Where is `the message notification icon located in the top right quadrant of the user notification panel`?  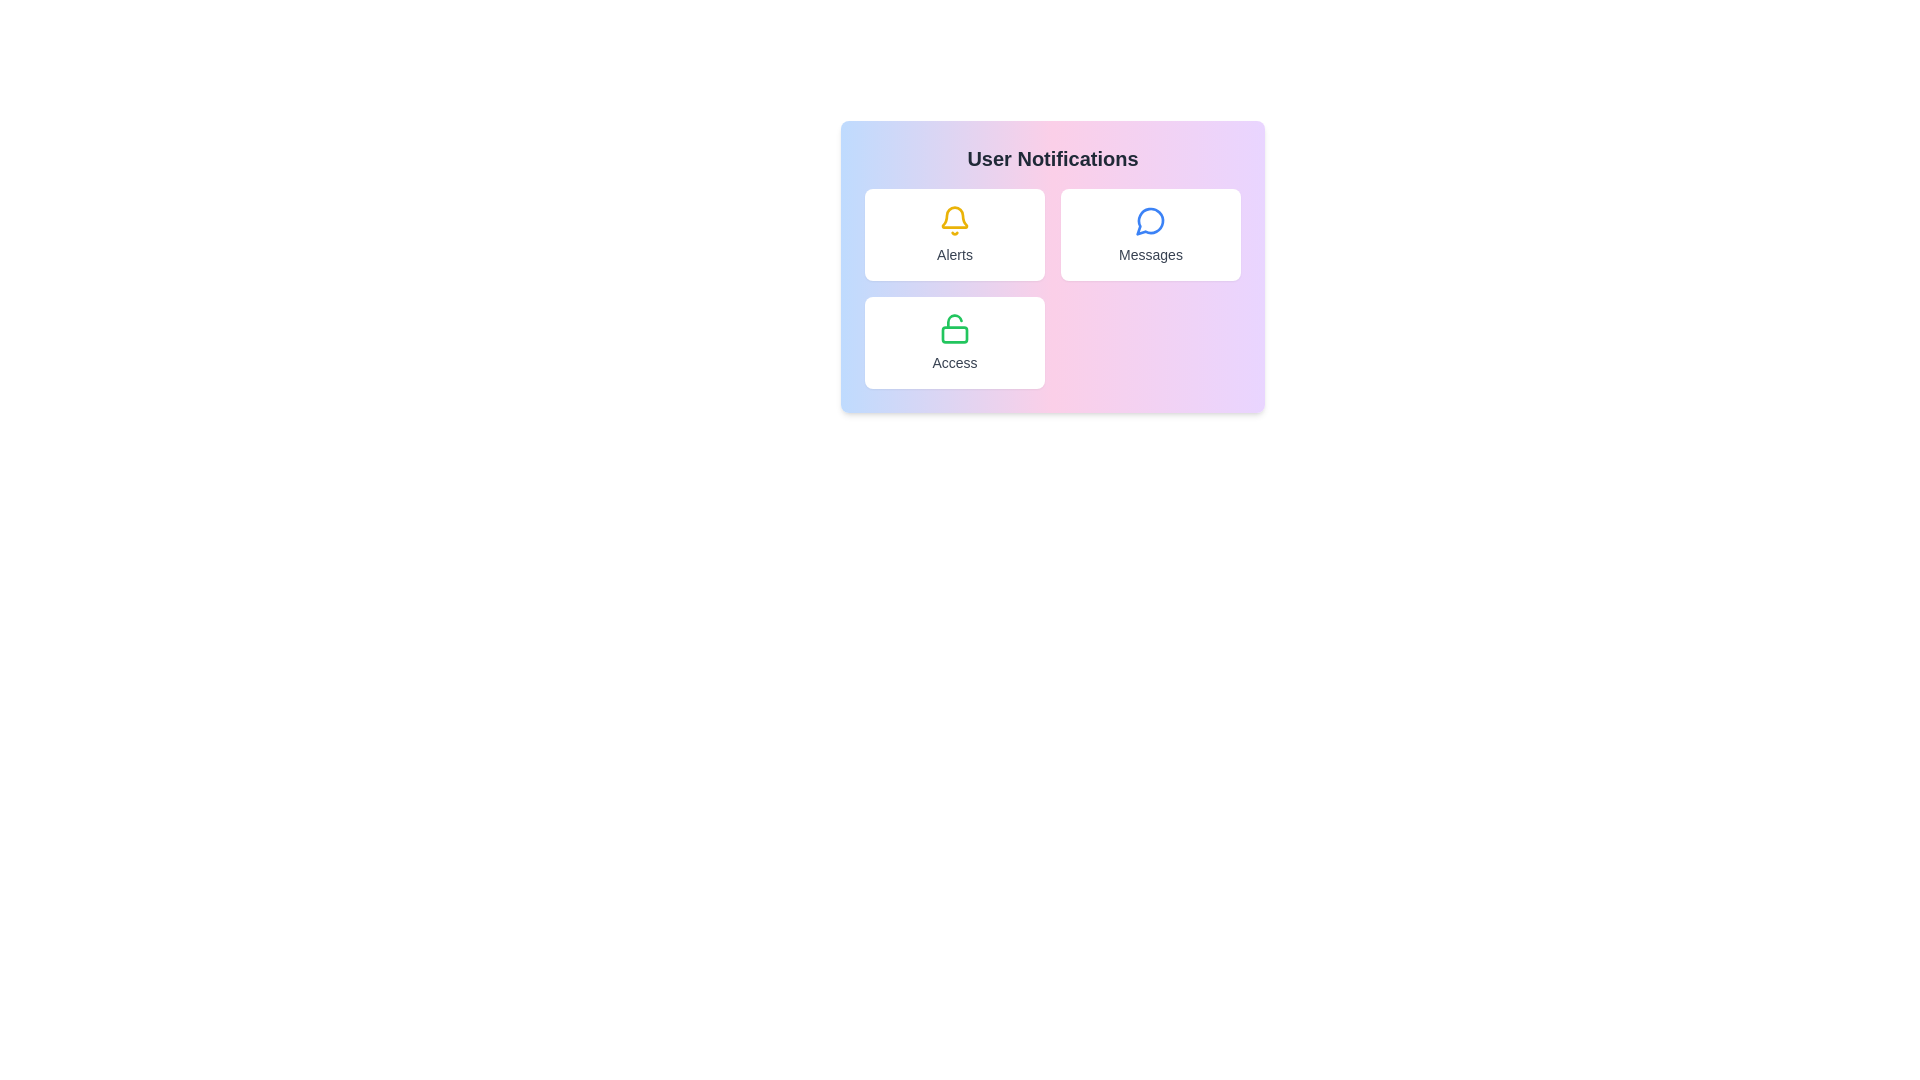 the message notification icon located in the top right quadrant of the user notification panel is located at coordinates (1150, 221).